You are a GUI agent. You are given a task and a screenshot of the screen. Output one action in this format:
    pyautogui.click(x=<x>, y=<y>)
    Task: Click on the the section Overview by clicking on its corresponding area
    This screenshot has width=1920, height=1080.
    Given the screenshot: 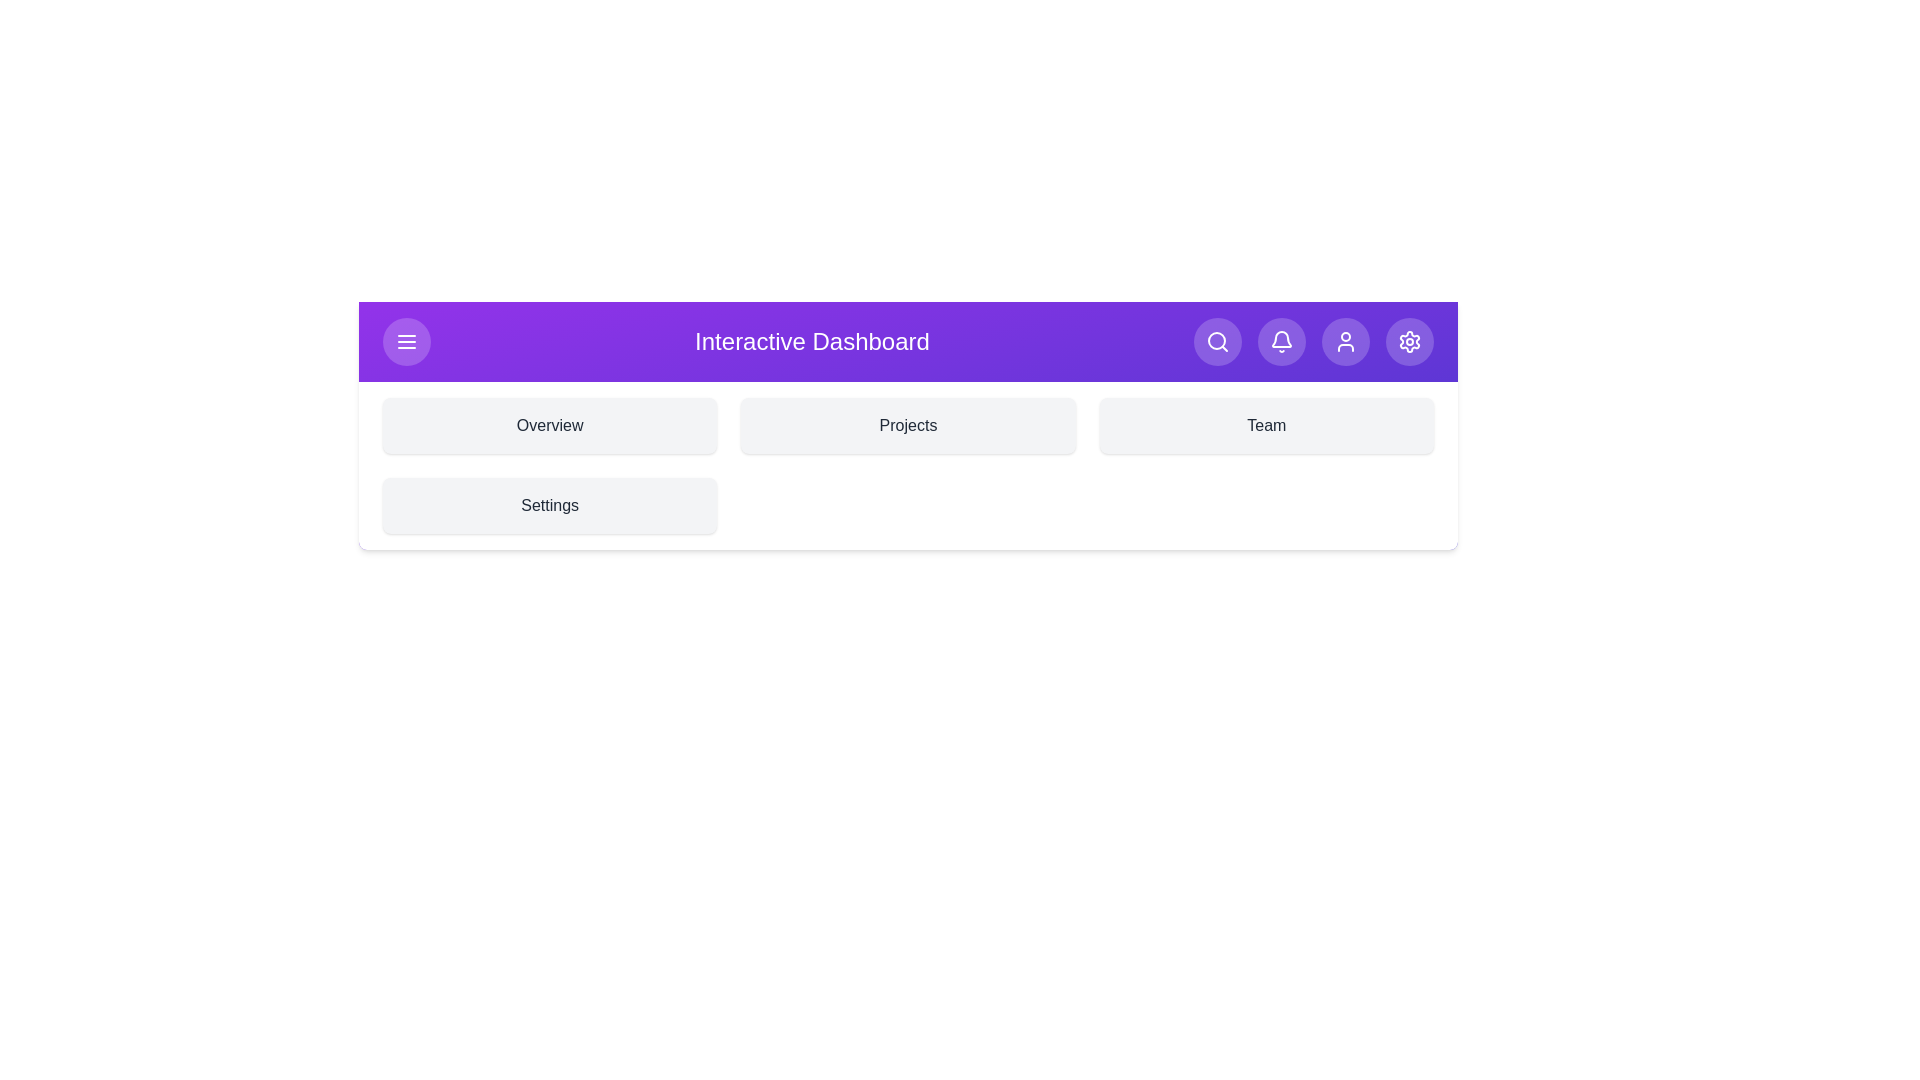 What is the action you would take?
    pyautogui.click(x=550, y=424)
    